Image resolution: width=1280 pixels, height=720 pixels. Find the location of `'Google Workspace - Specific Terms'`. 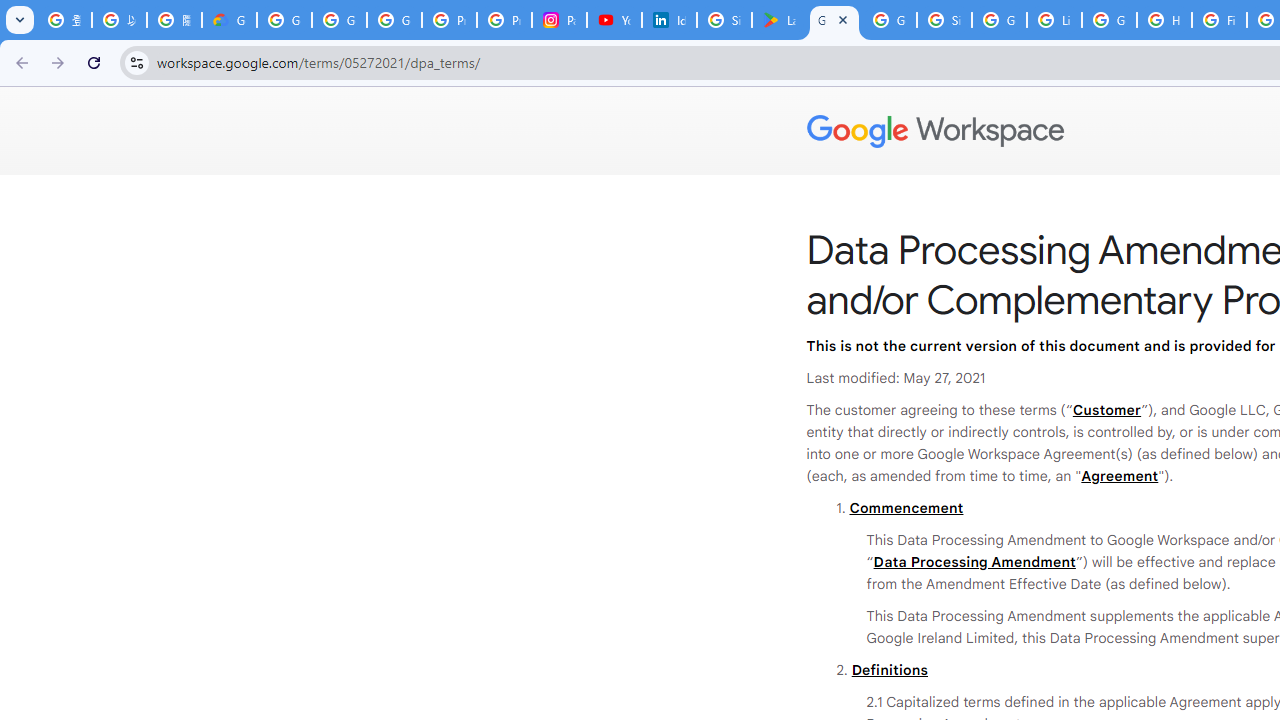

'Google Workspace - Specific Terms' is located at coordinates (887, 20).